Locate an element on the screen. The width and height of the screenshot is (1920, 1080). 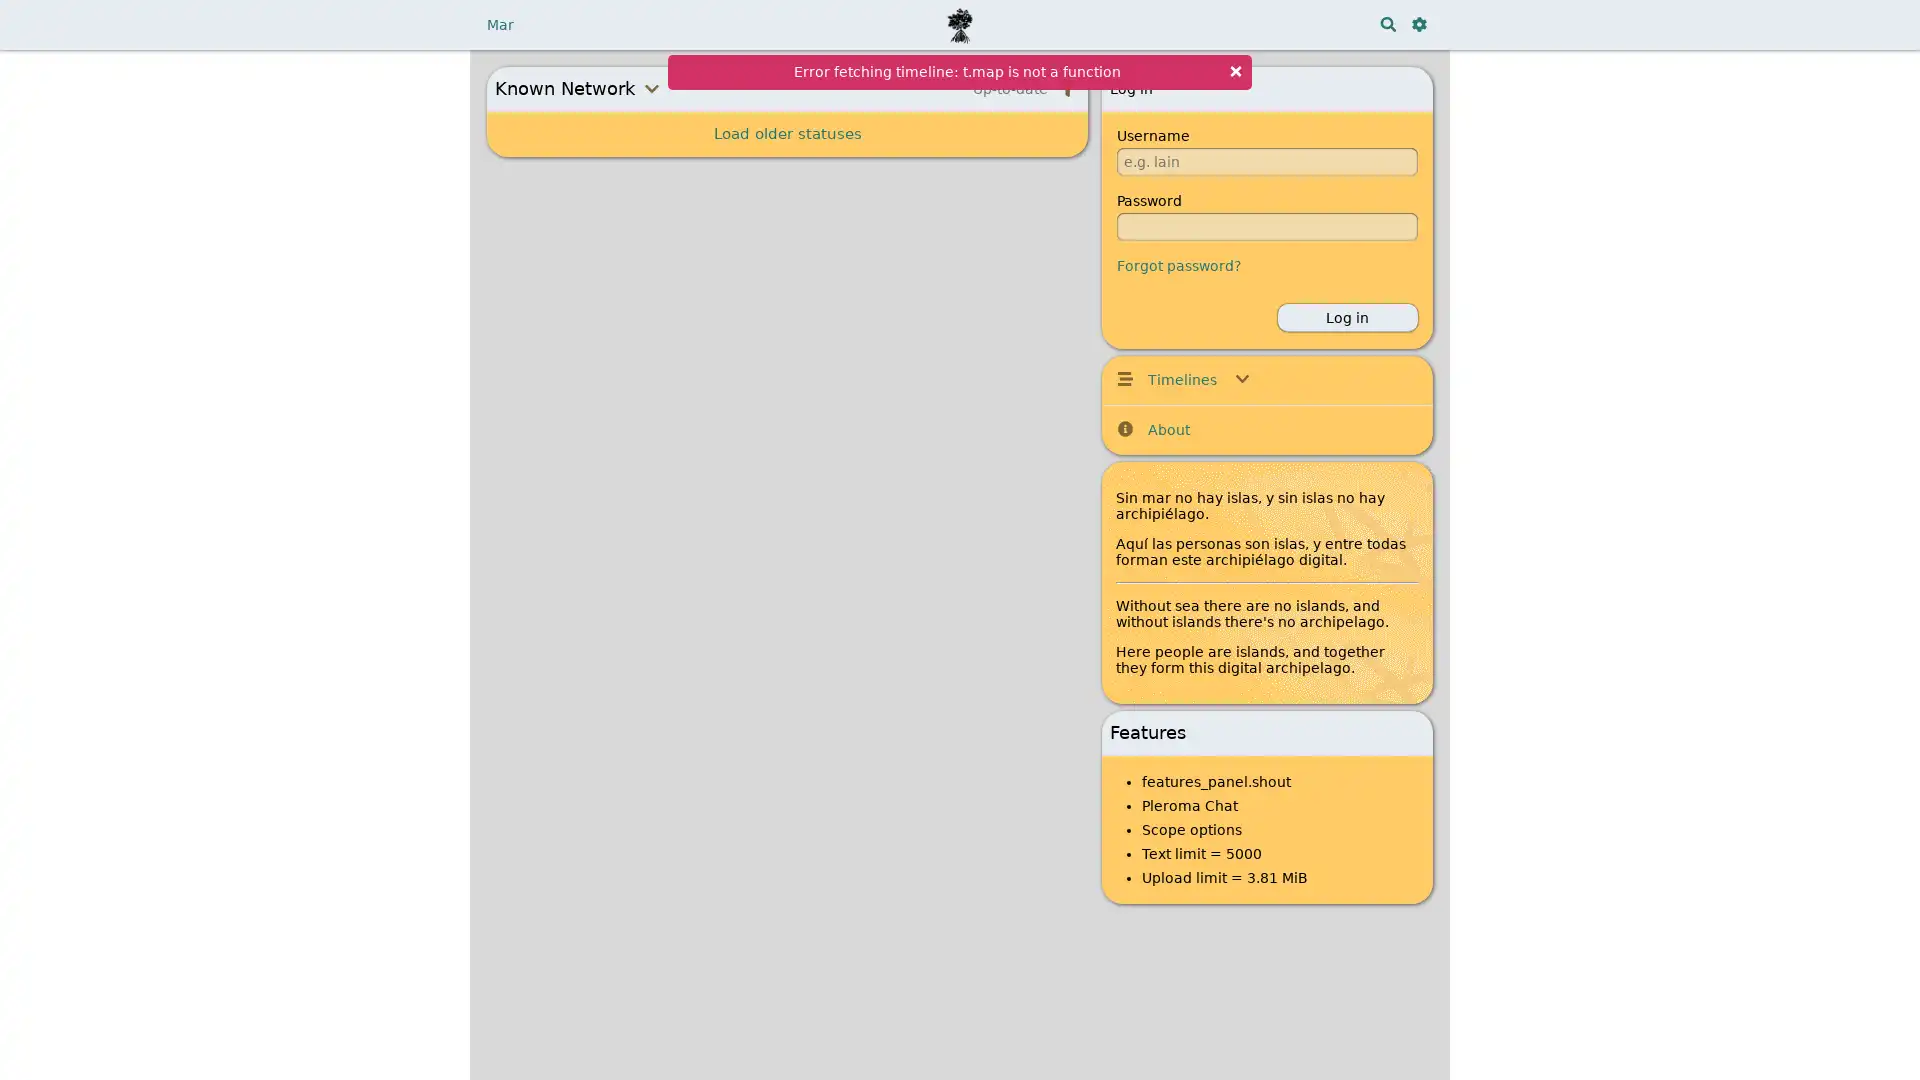
Load older statuses is located at coordinates (786, 134).